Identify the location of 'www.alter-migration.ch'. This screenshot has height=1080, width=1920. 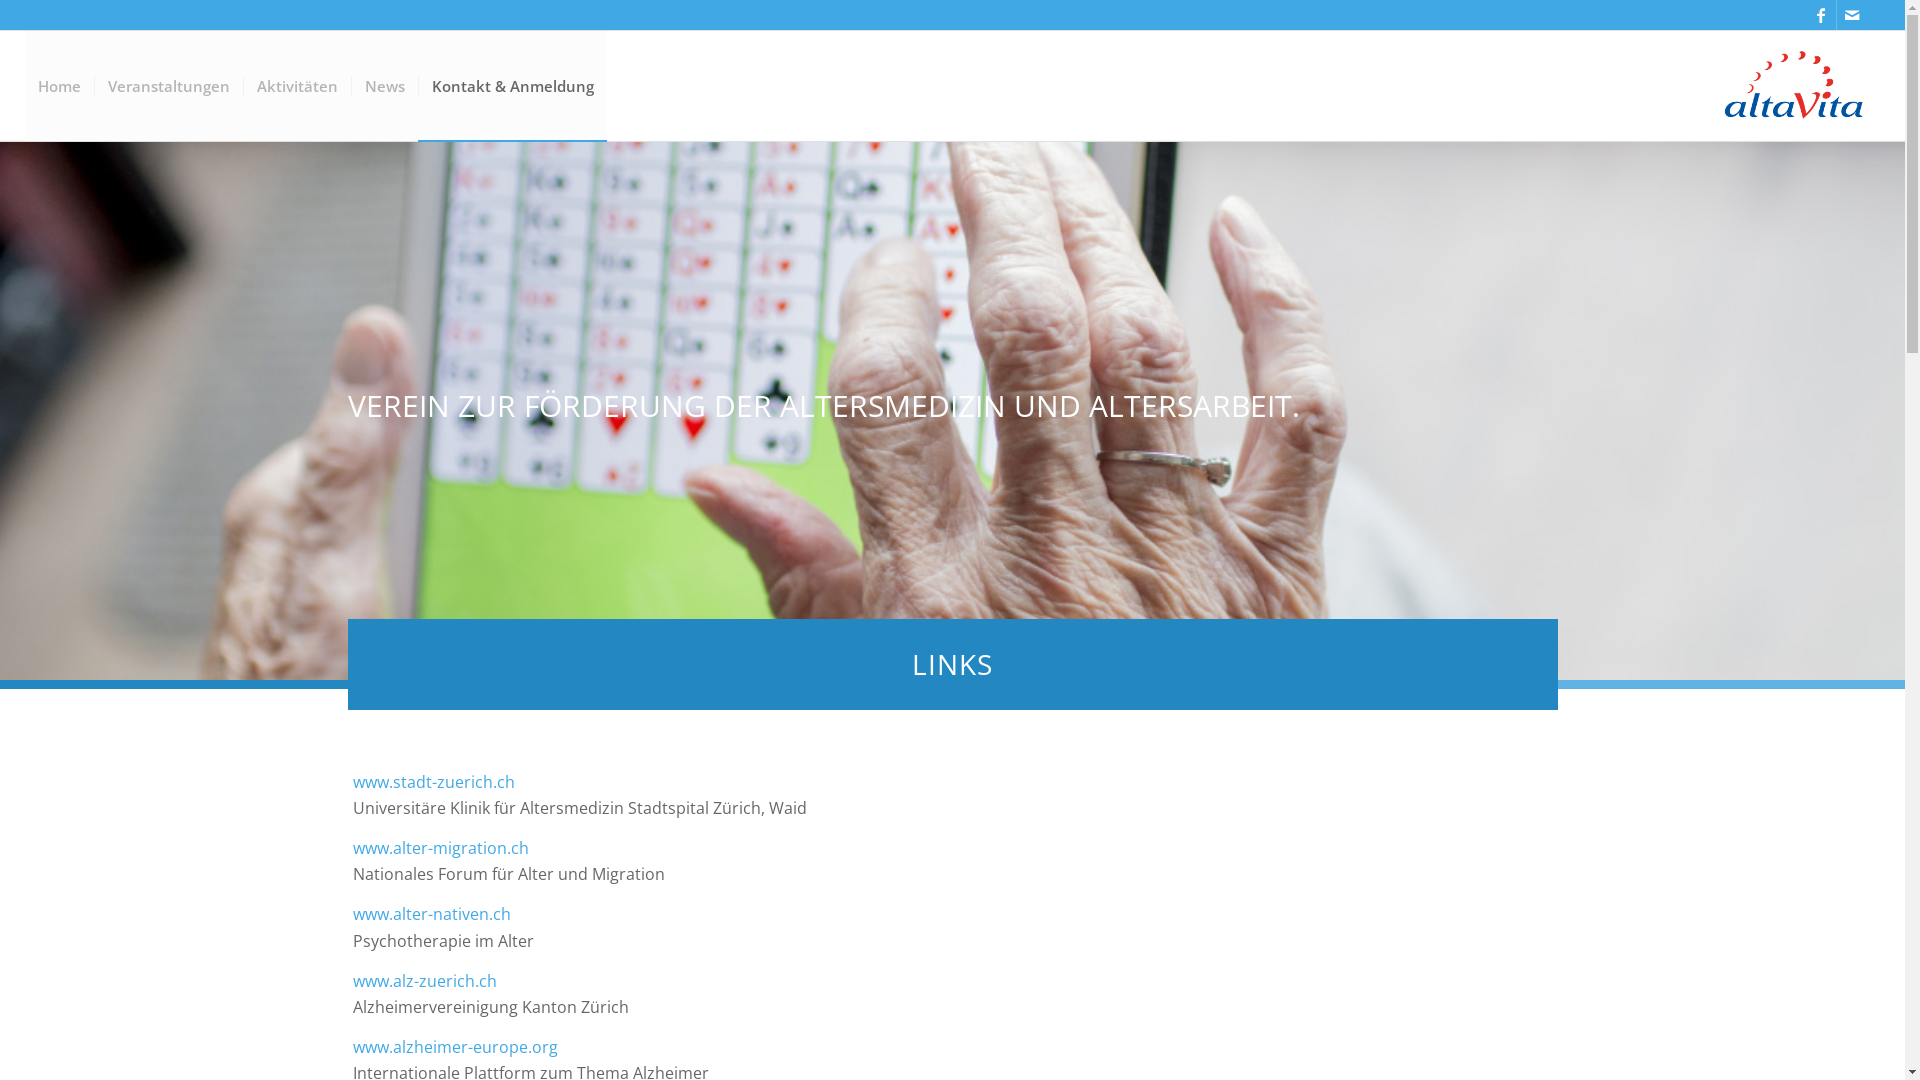
(439, 848).